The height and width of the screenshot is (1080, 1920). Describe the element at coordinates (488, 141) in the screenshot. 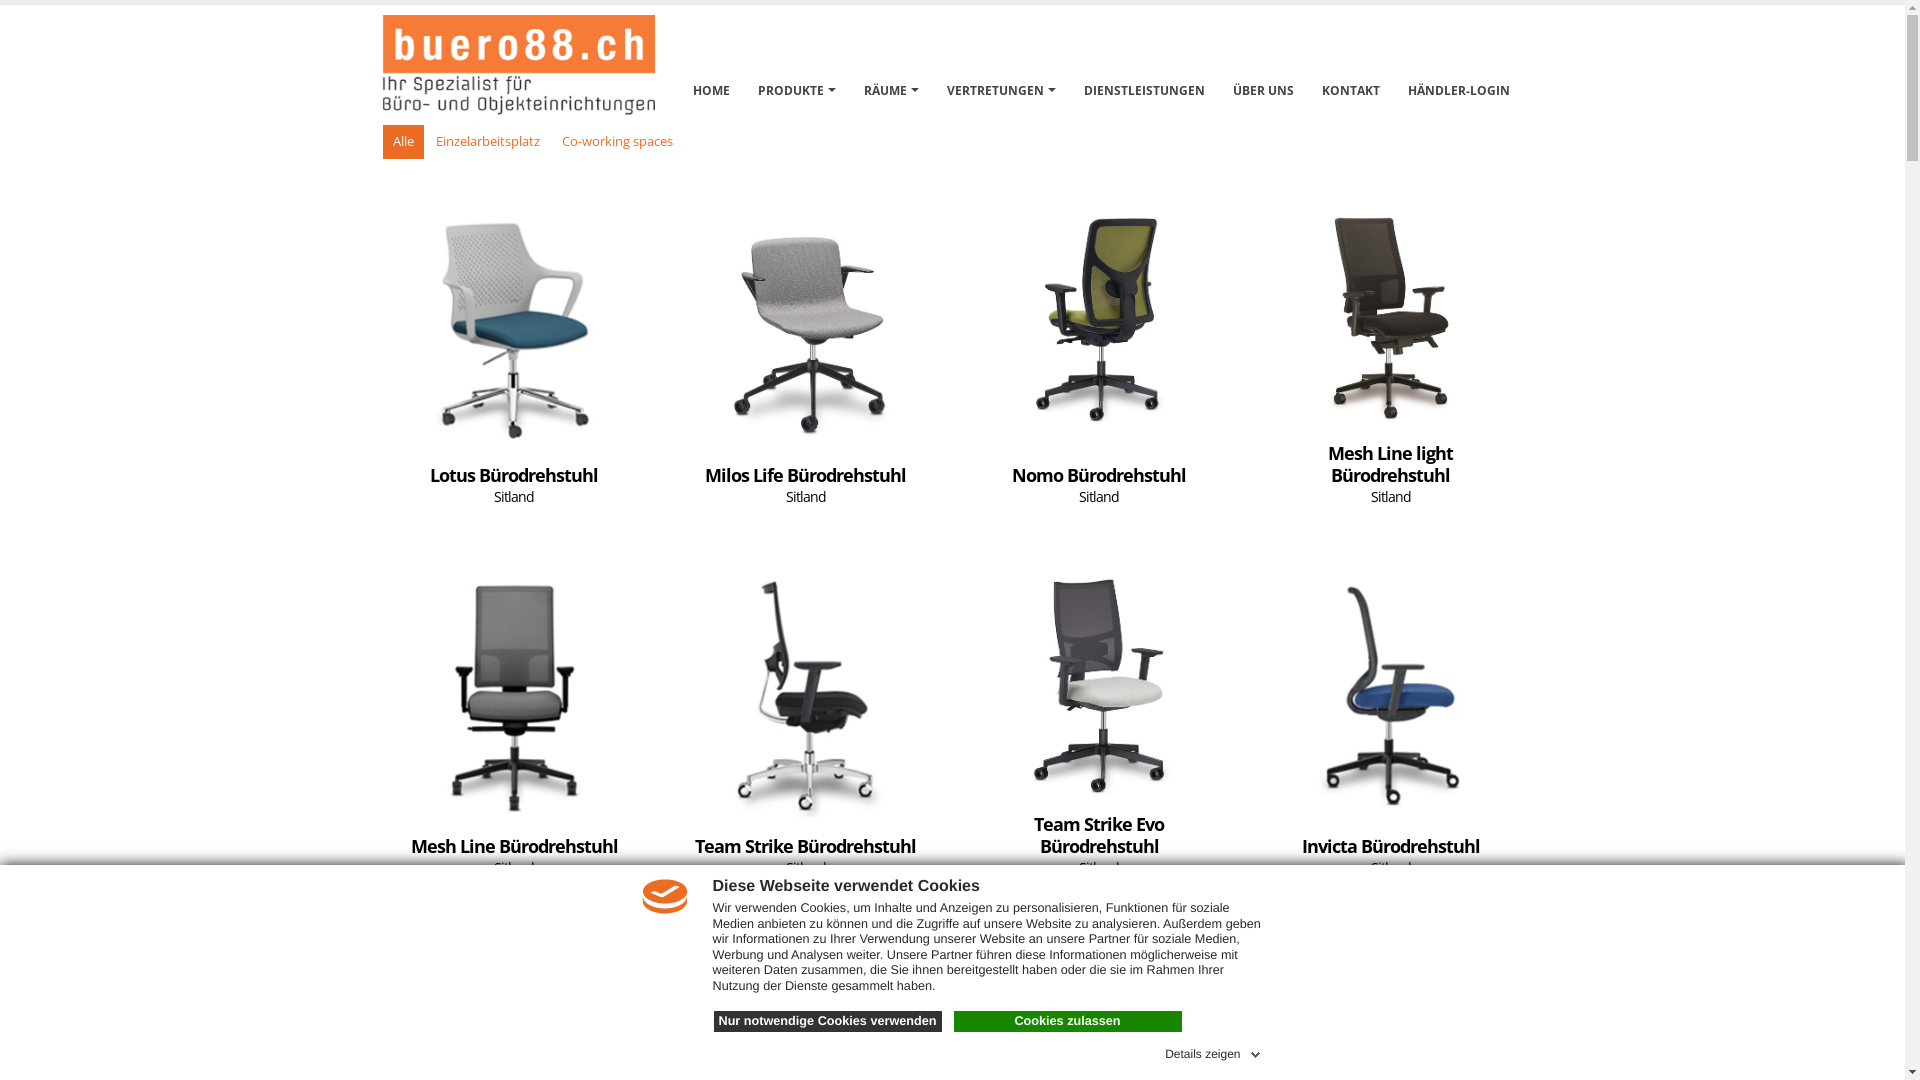

I see `'Einzelarbeitsplatz'` at that location.